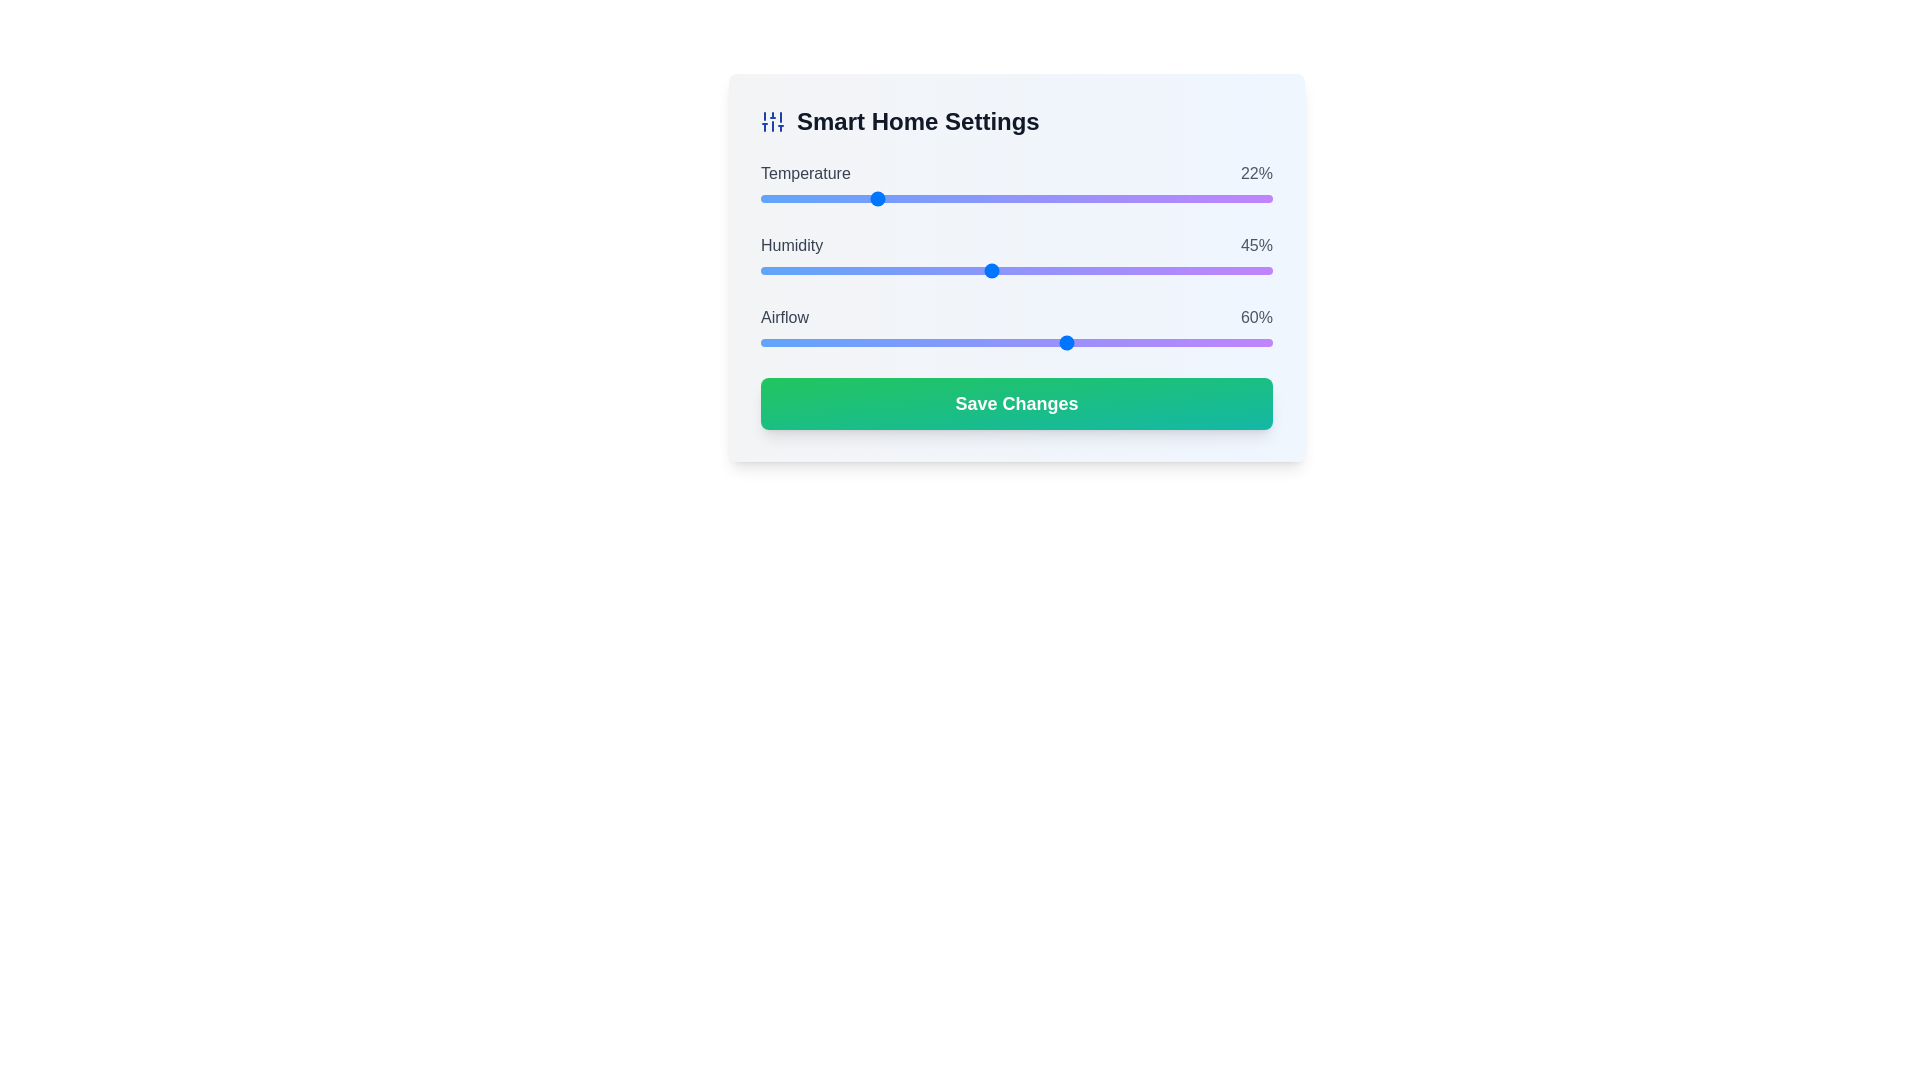  I want to click on the settings icon located at the top left corner of the dialog box, adjacent to the 'Smart Home Settings' title, so click(771, 122).